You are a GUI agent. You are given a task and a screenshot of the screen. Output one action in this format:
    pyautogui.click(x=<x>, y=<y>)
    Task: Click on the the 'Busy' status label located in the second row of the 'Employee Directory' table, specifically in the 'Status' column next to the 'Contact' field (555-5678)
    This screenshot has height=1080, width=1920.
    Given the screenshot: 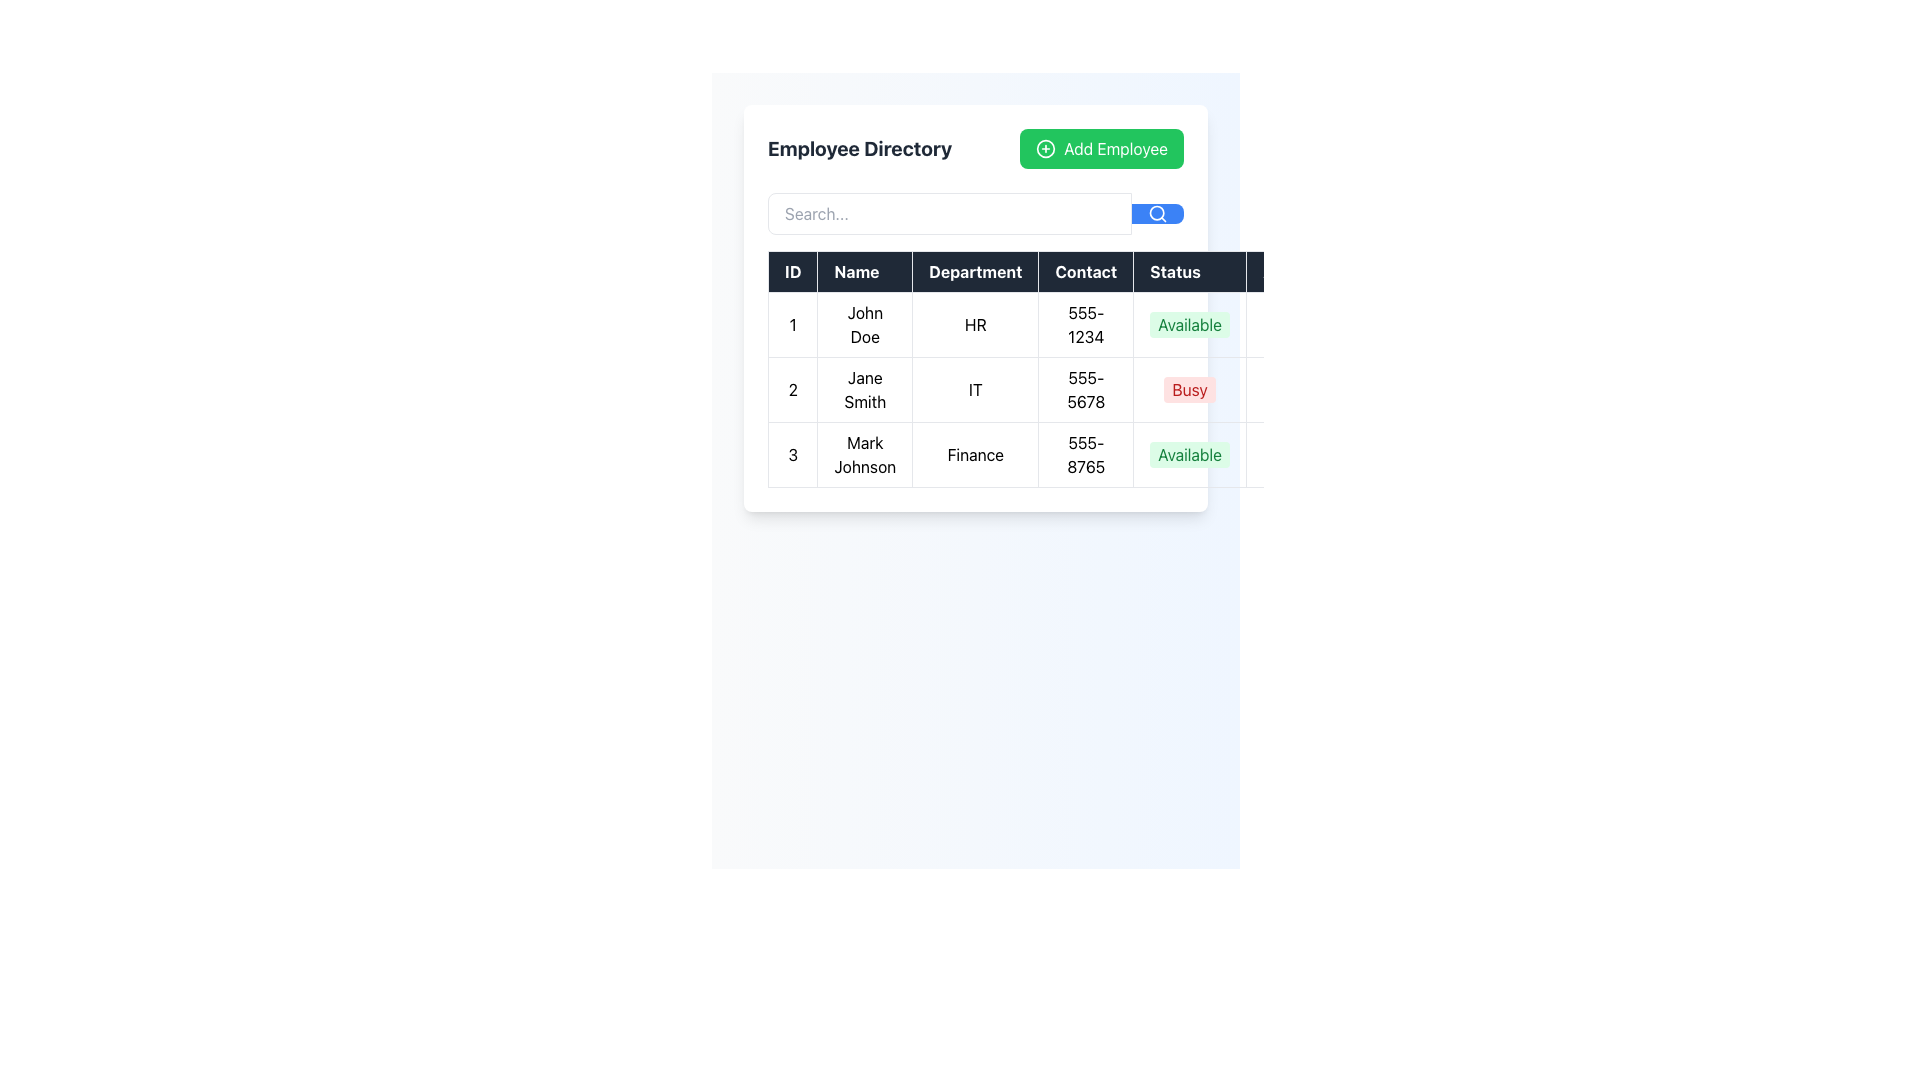 What is the action you would take?
    pyautogui.click(x=1190, y=389)
    